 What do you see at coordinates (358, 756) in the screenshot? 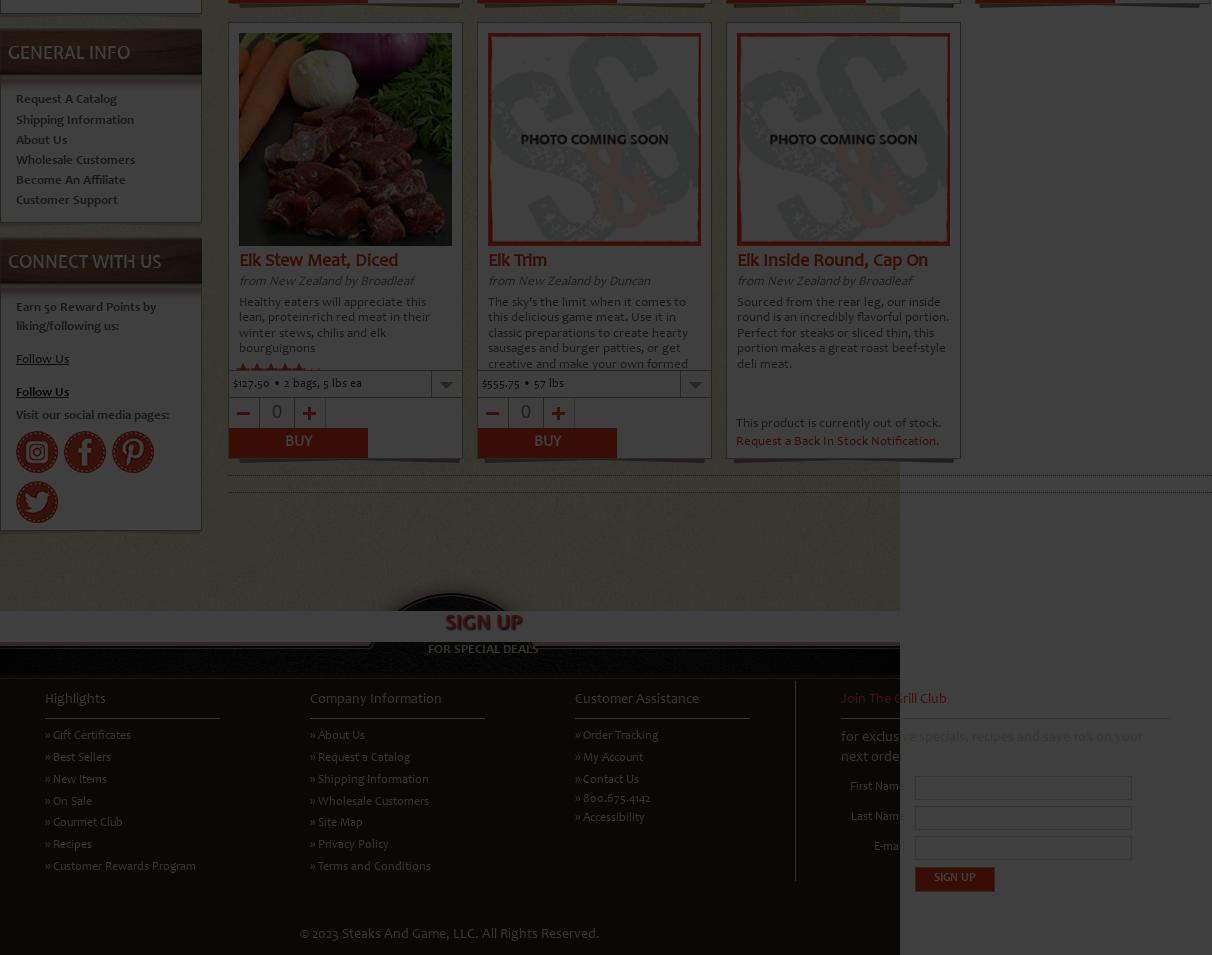
I see `'» Request a Catalog'` at bounding box center [358, 756].